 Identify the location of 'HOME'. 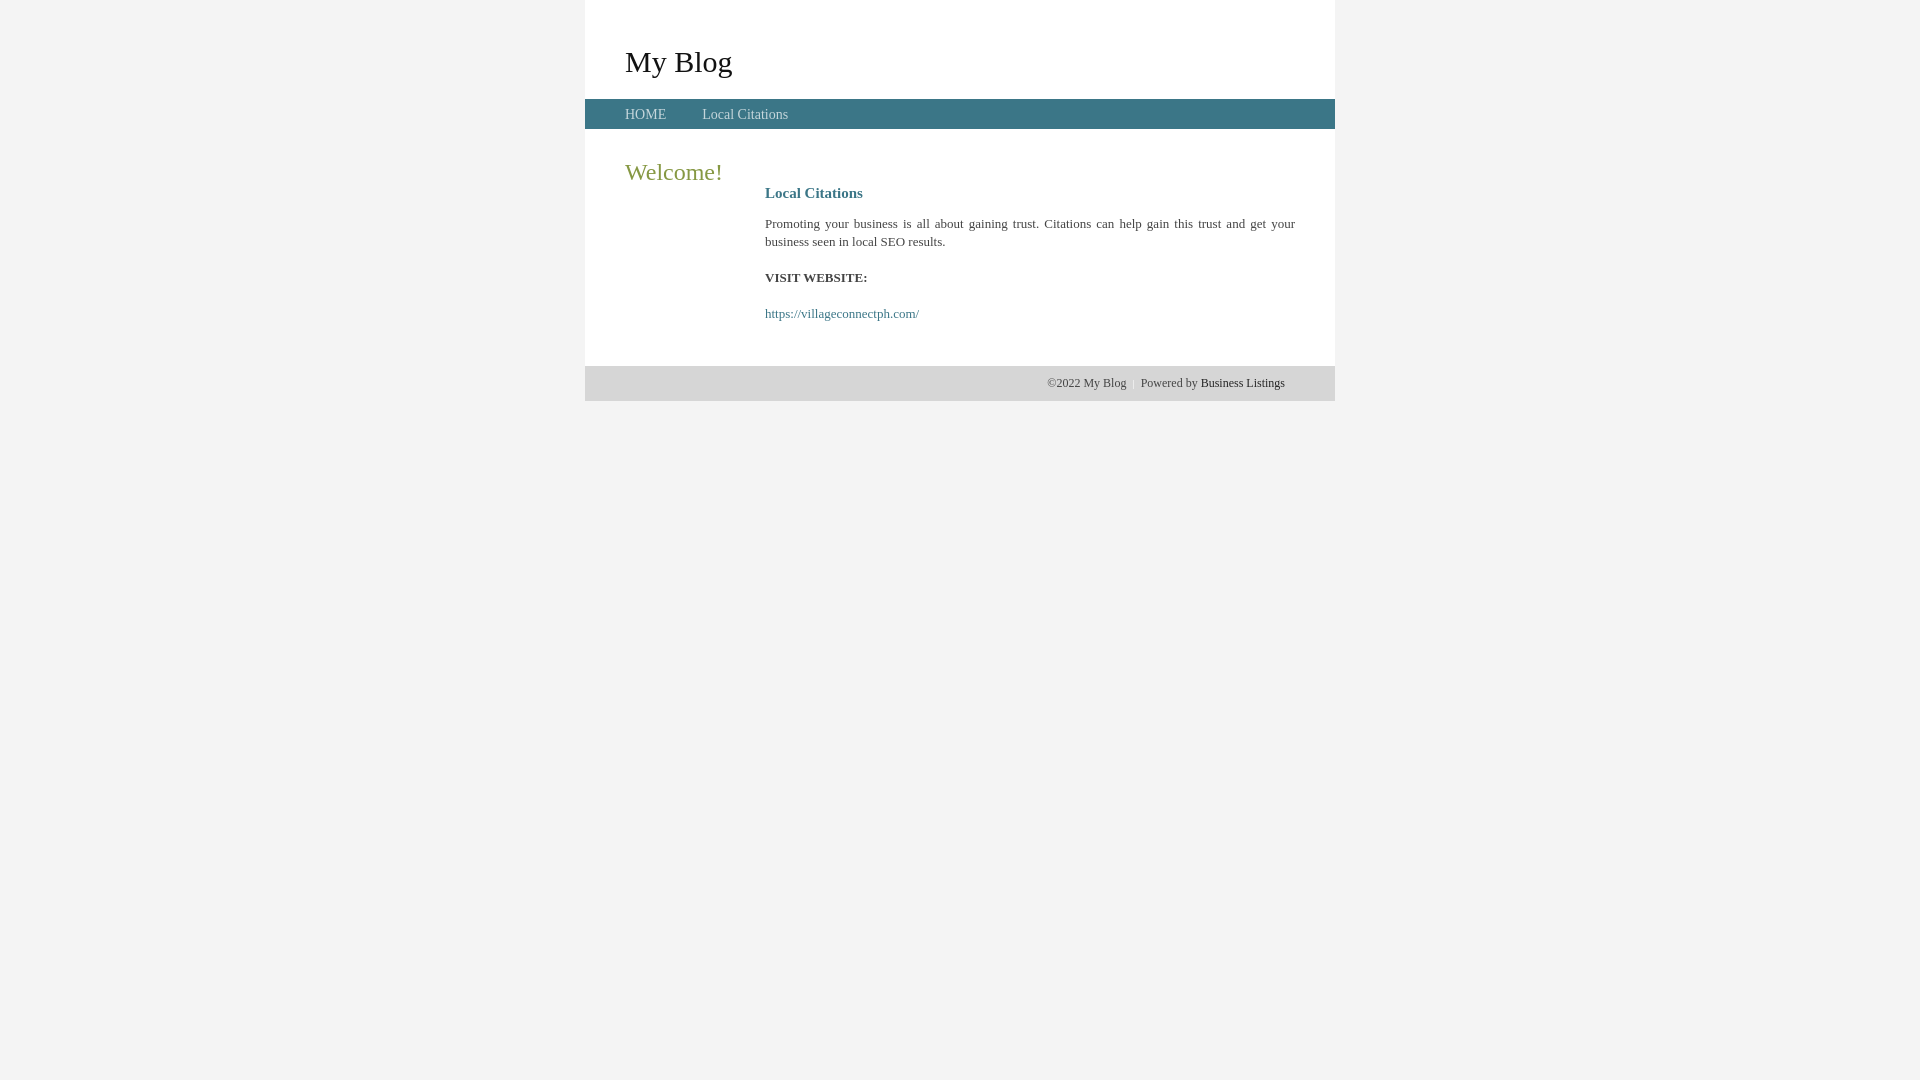
(645, 114).